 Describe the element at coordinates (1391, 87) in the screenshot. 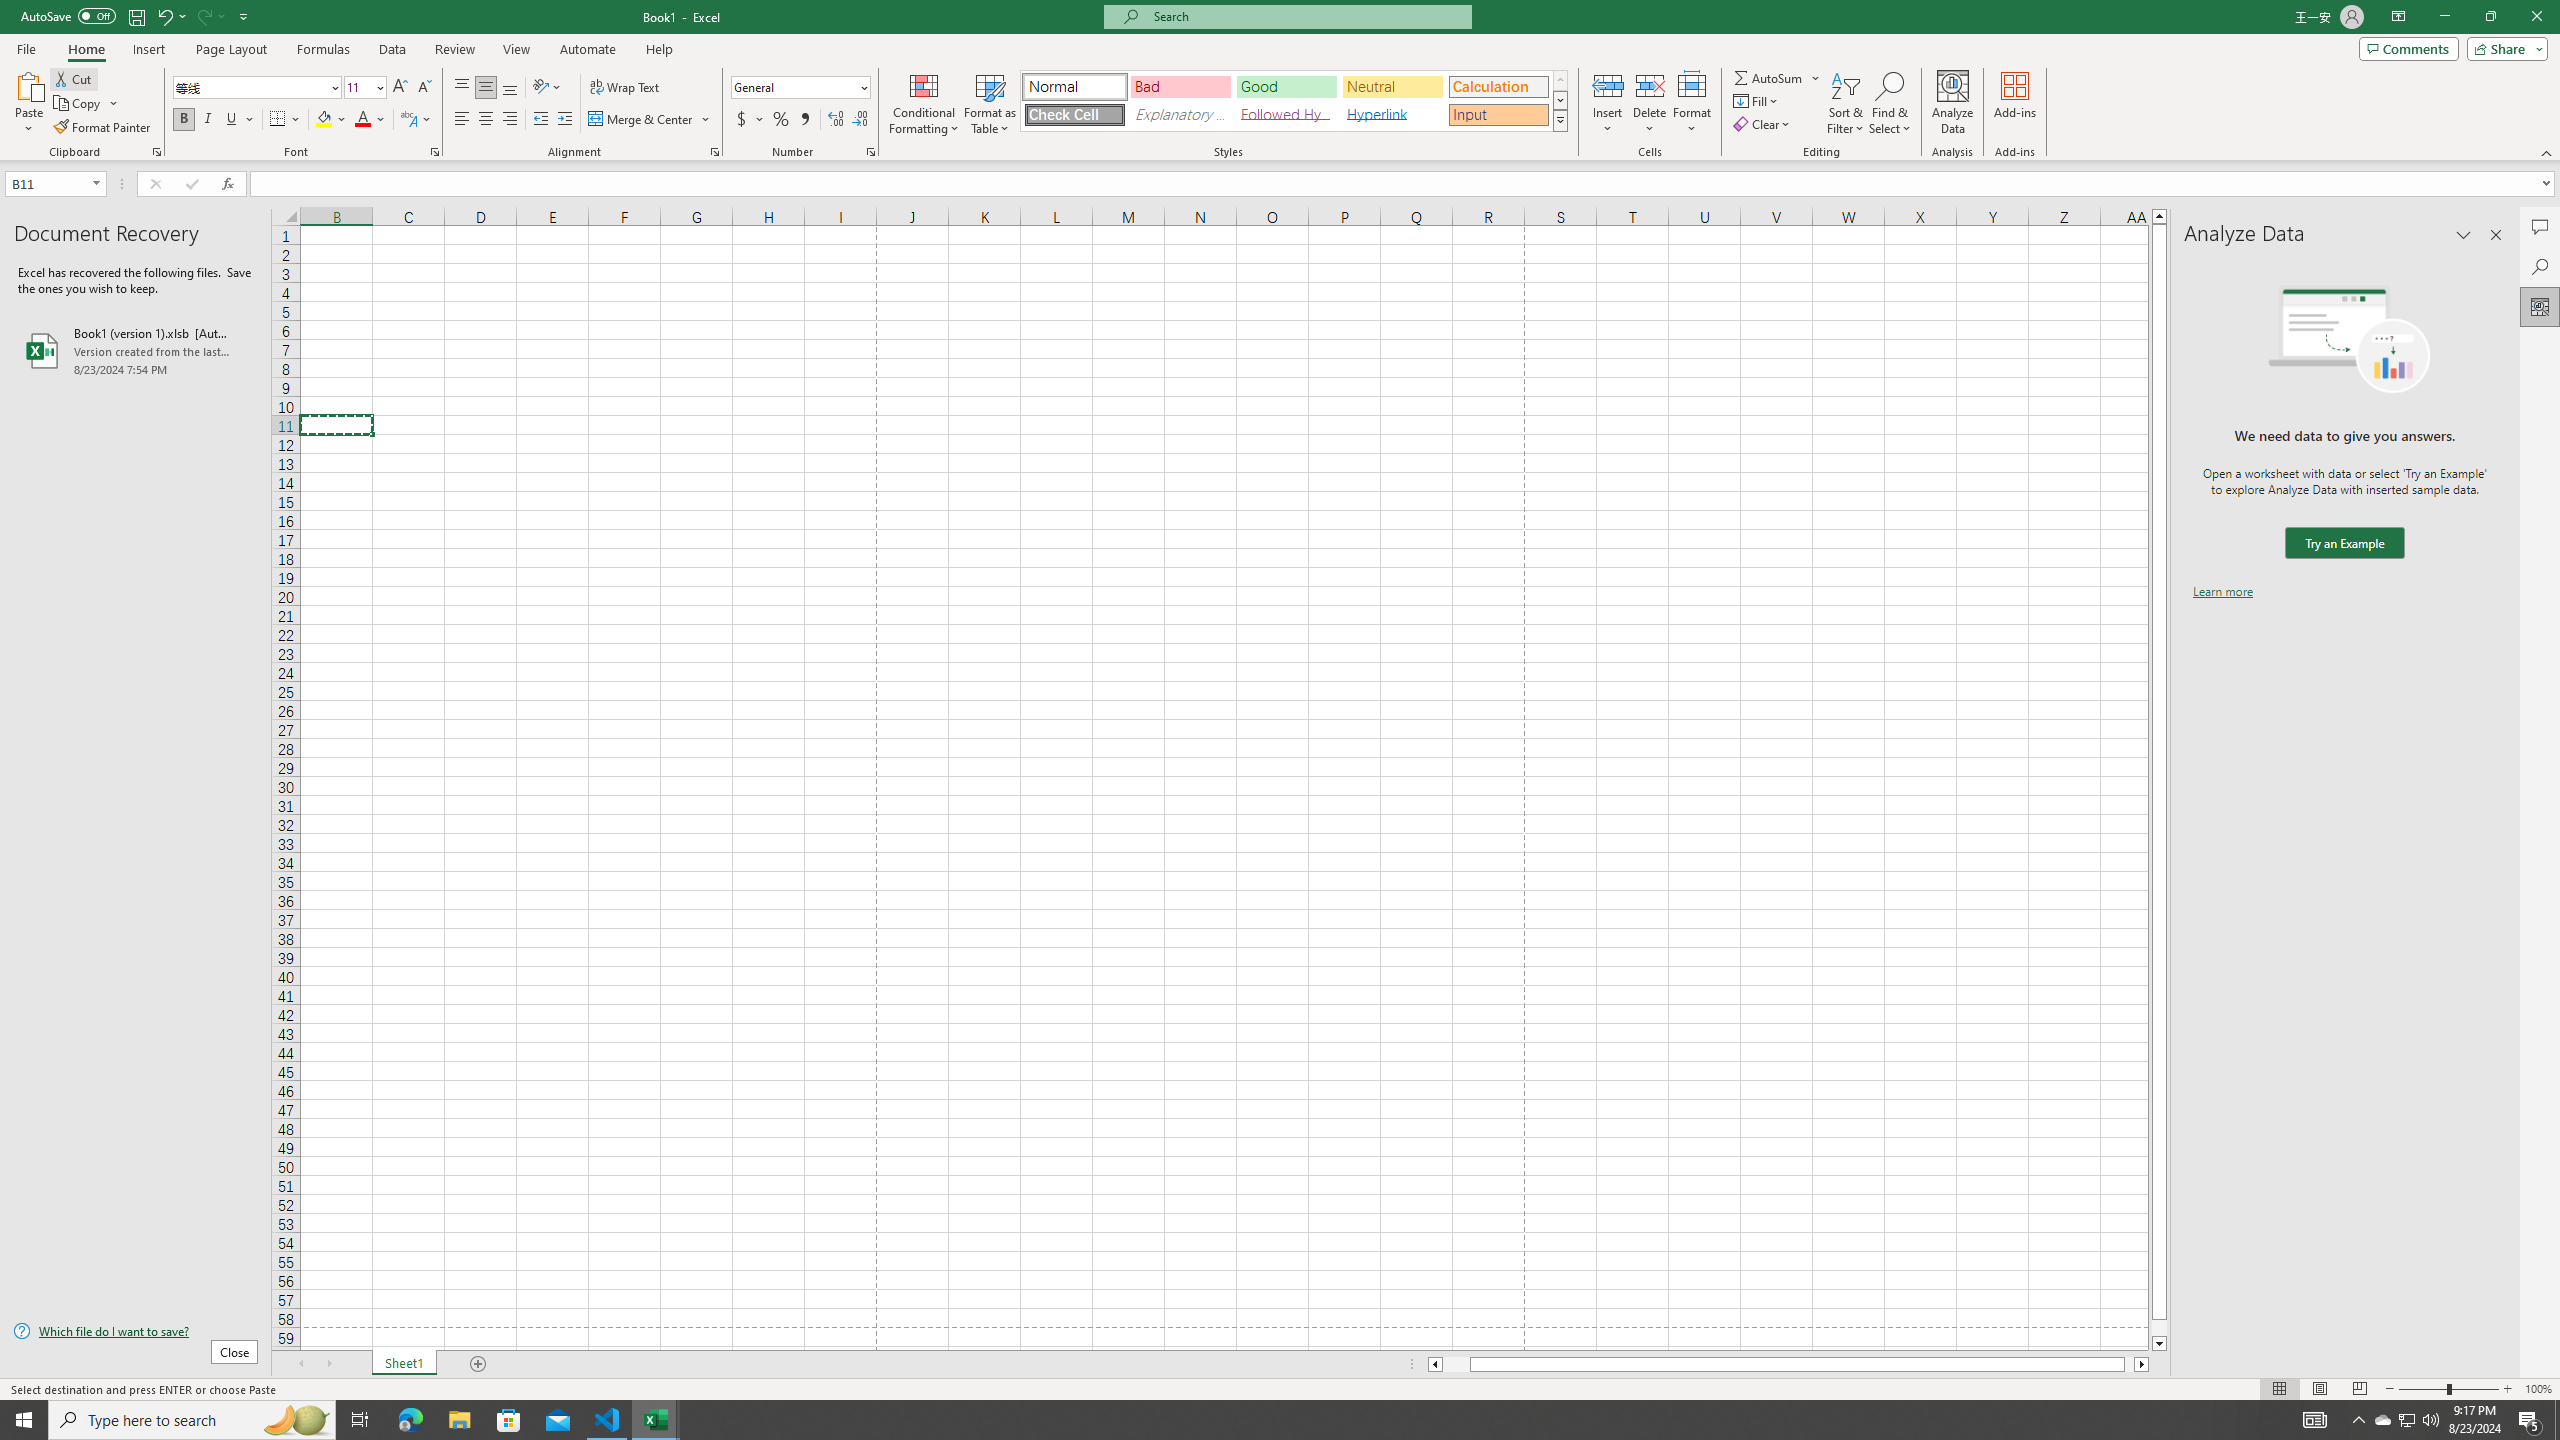

I see `'Neutral'` at that location.